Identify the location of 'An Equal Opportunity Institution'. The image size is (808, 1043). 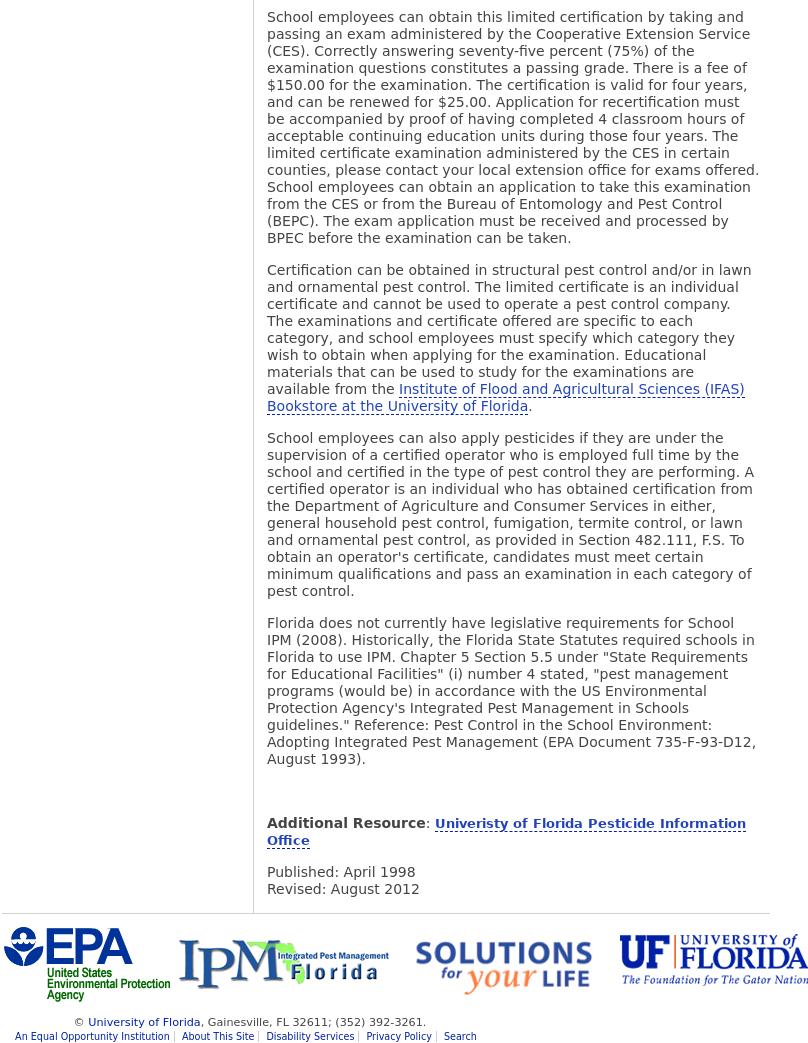
(15, 1036).